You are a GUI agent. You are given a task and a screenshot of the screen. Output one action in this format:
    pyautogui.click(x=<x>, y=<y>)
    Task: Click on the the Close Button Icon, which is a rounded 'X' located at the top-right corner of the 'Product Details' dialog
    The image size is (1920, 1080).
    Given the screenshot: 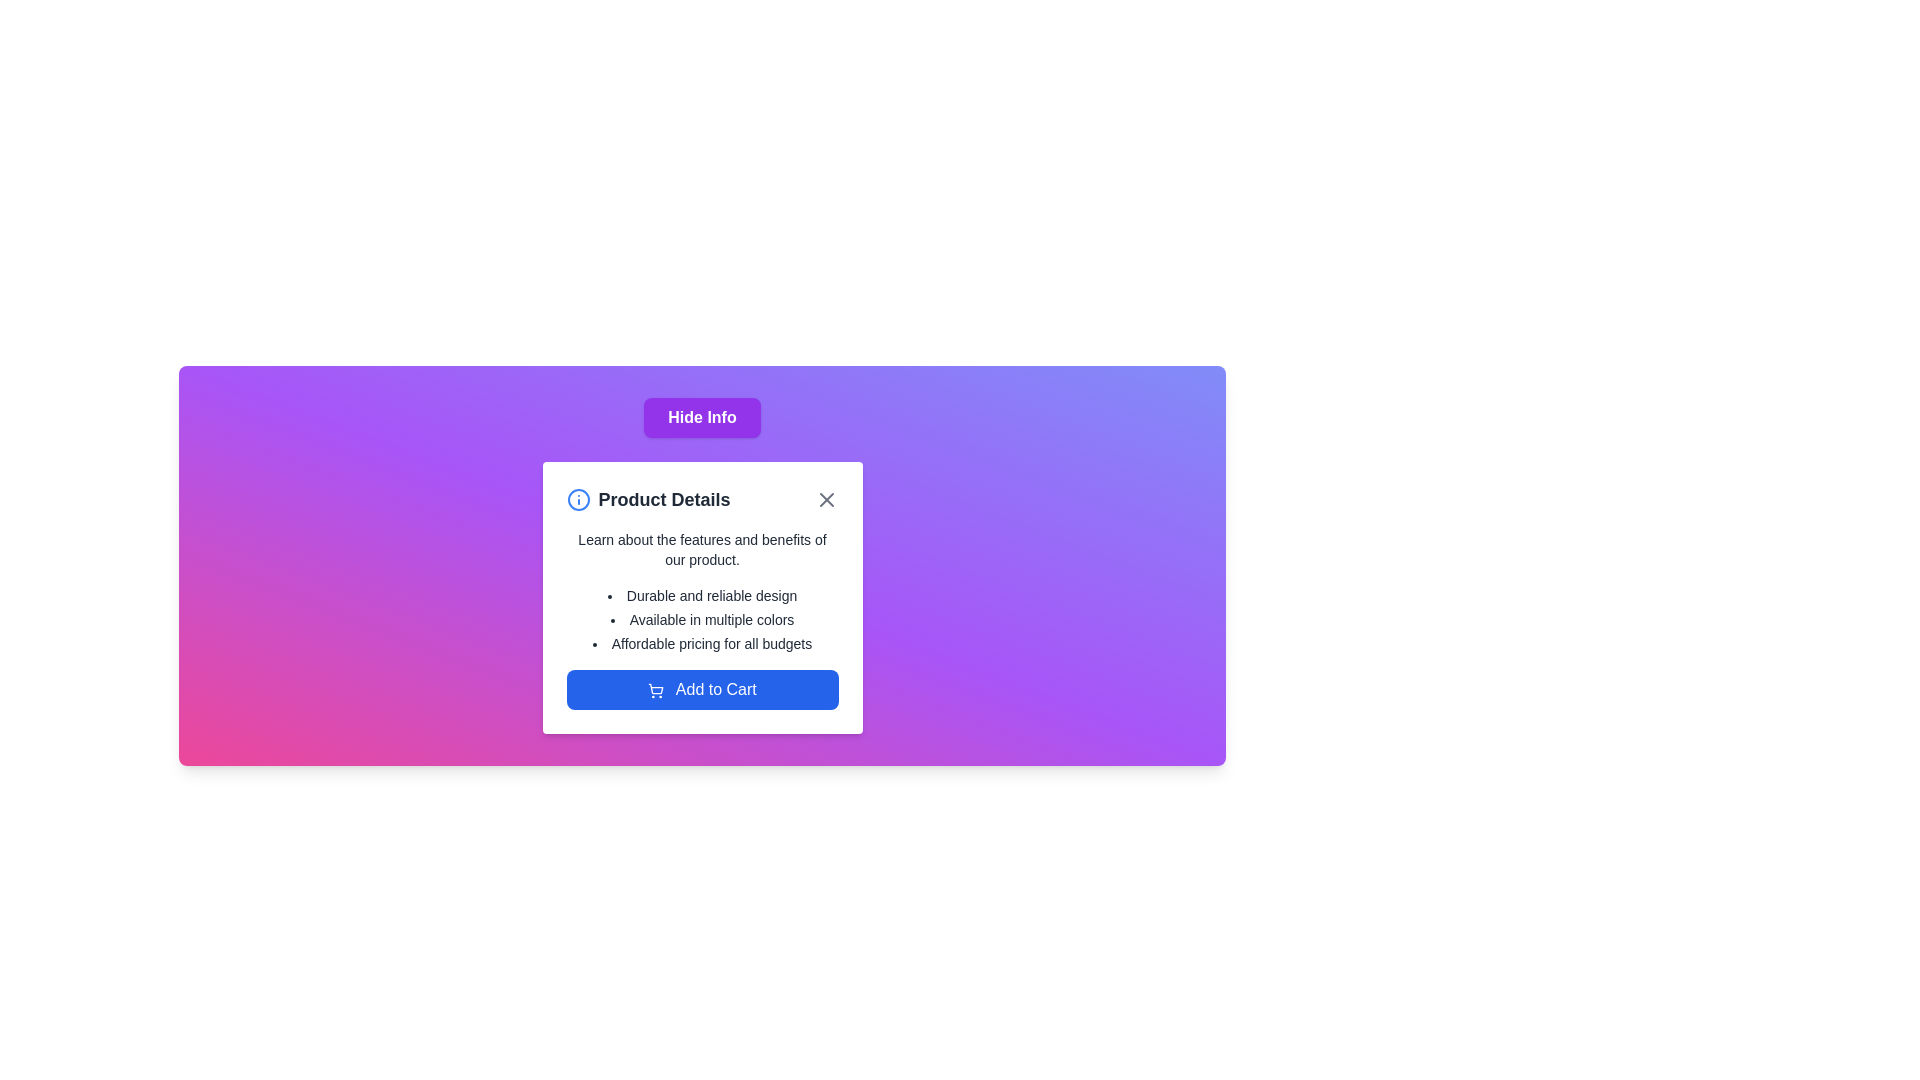 What is the action you would take?
    pyautogui.click(x=826, y=499)
    